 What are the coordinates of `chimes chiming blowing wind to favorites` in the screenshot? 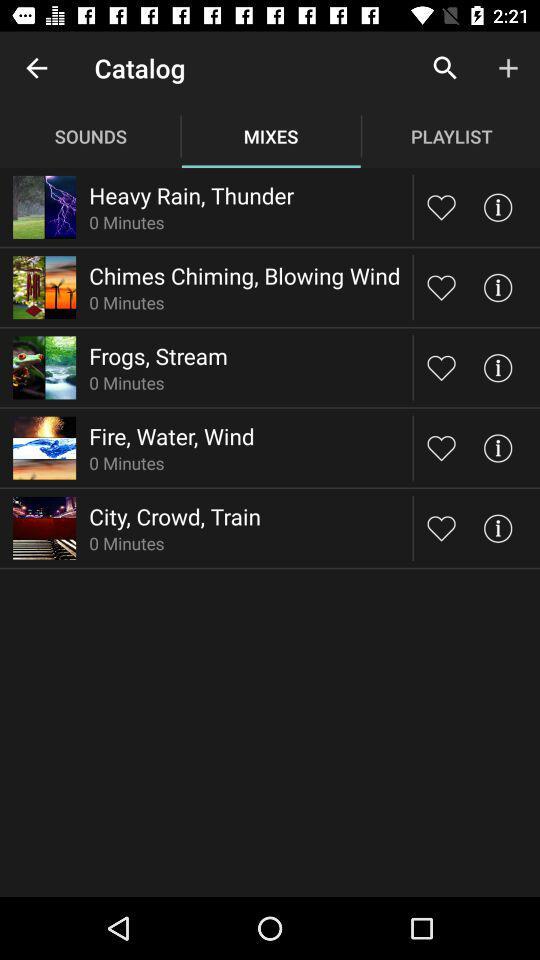 It's located at (441, 286).